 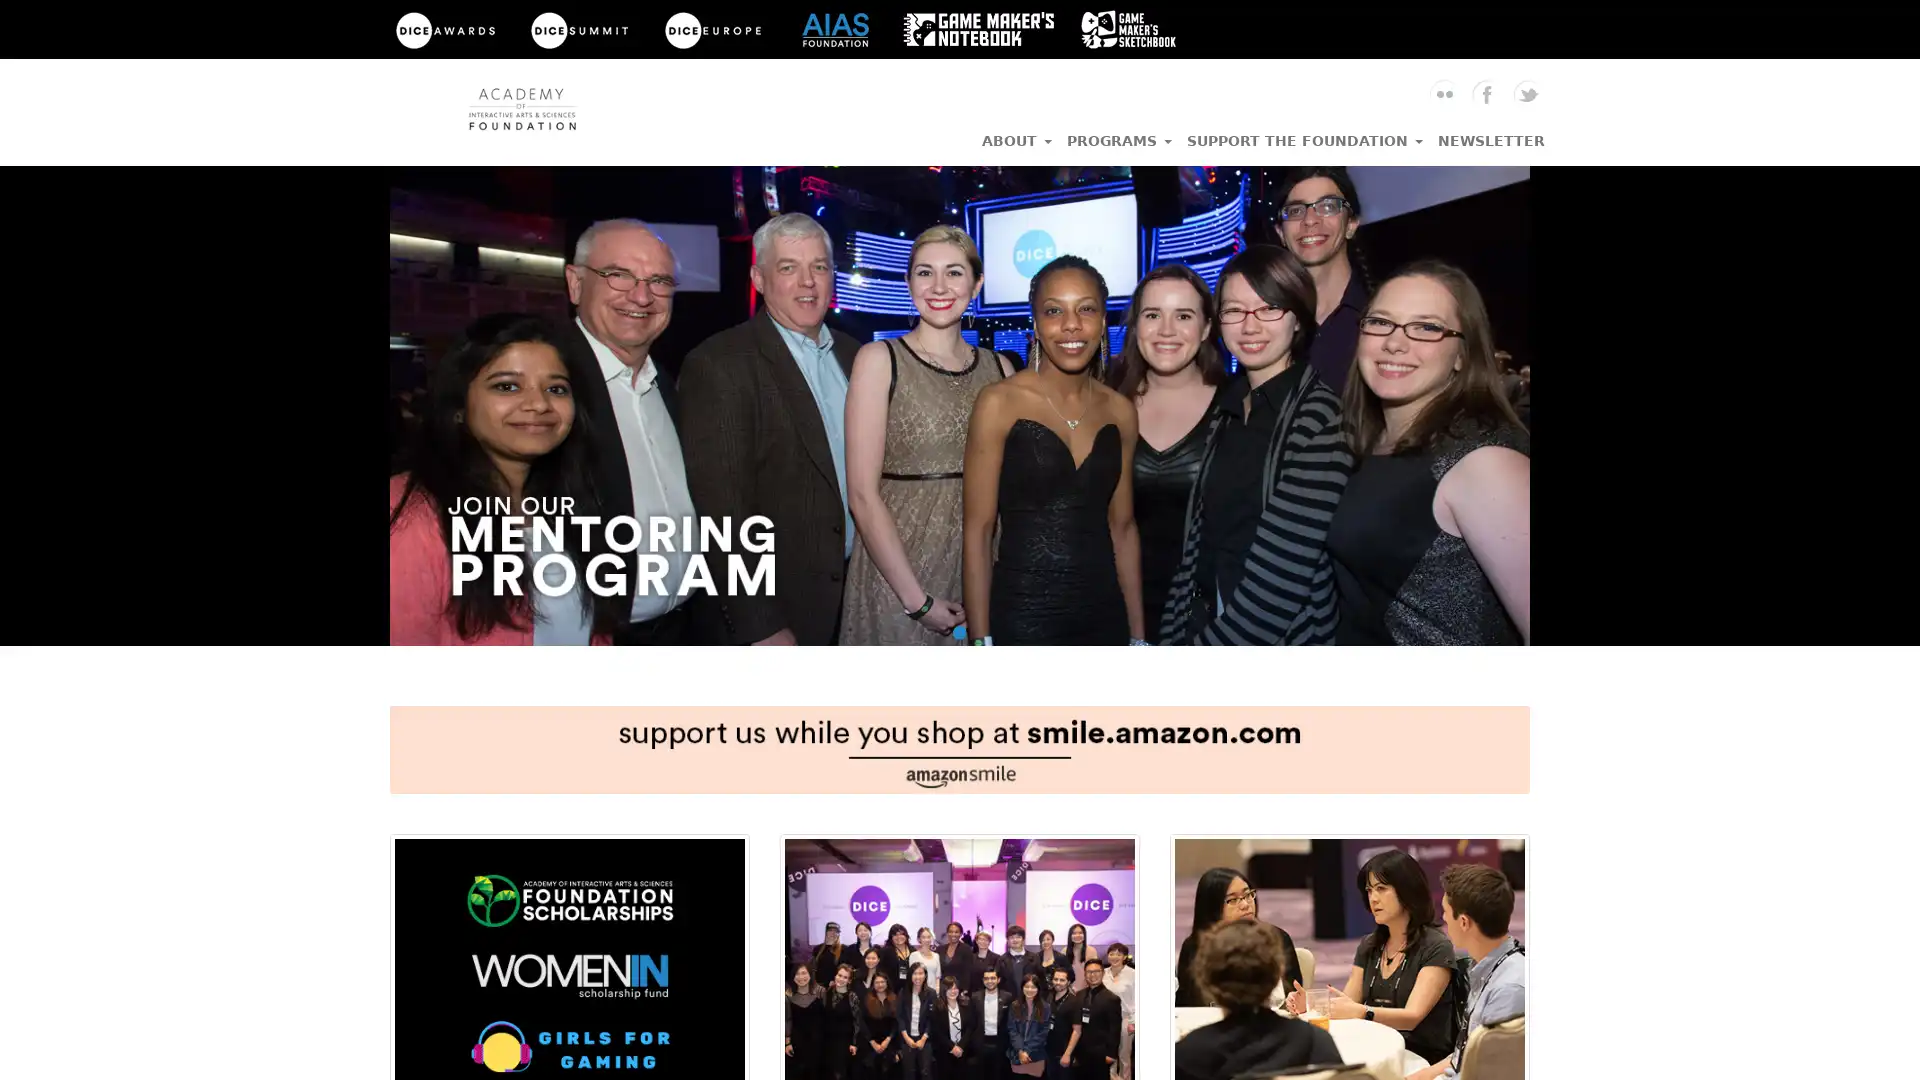 I want to click on PROGRAMS, so click(x=1118, y=140).